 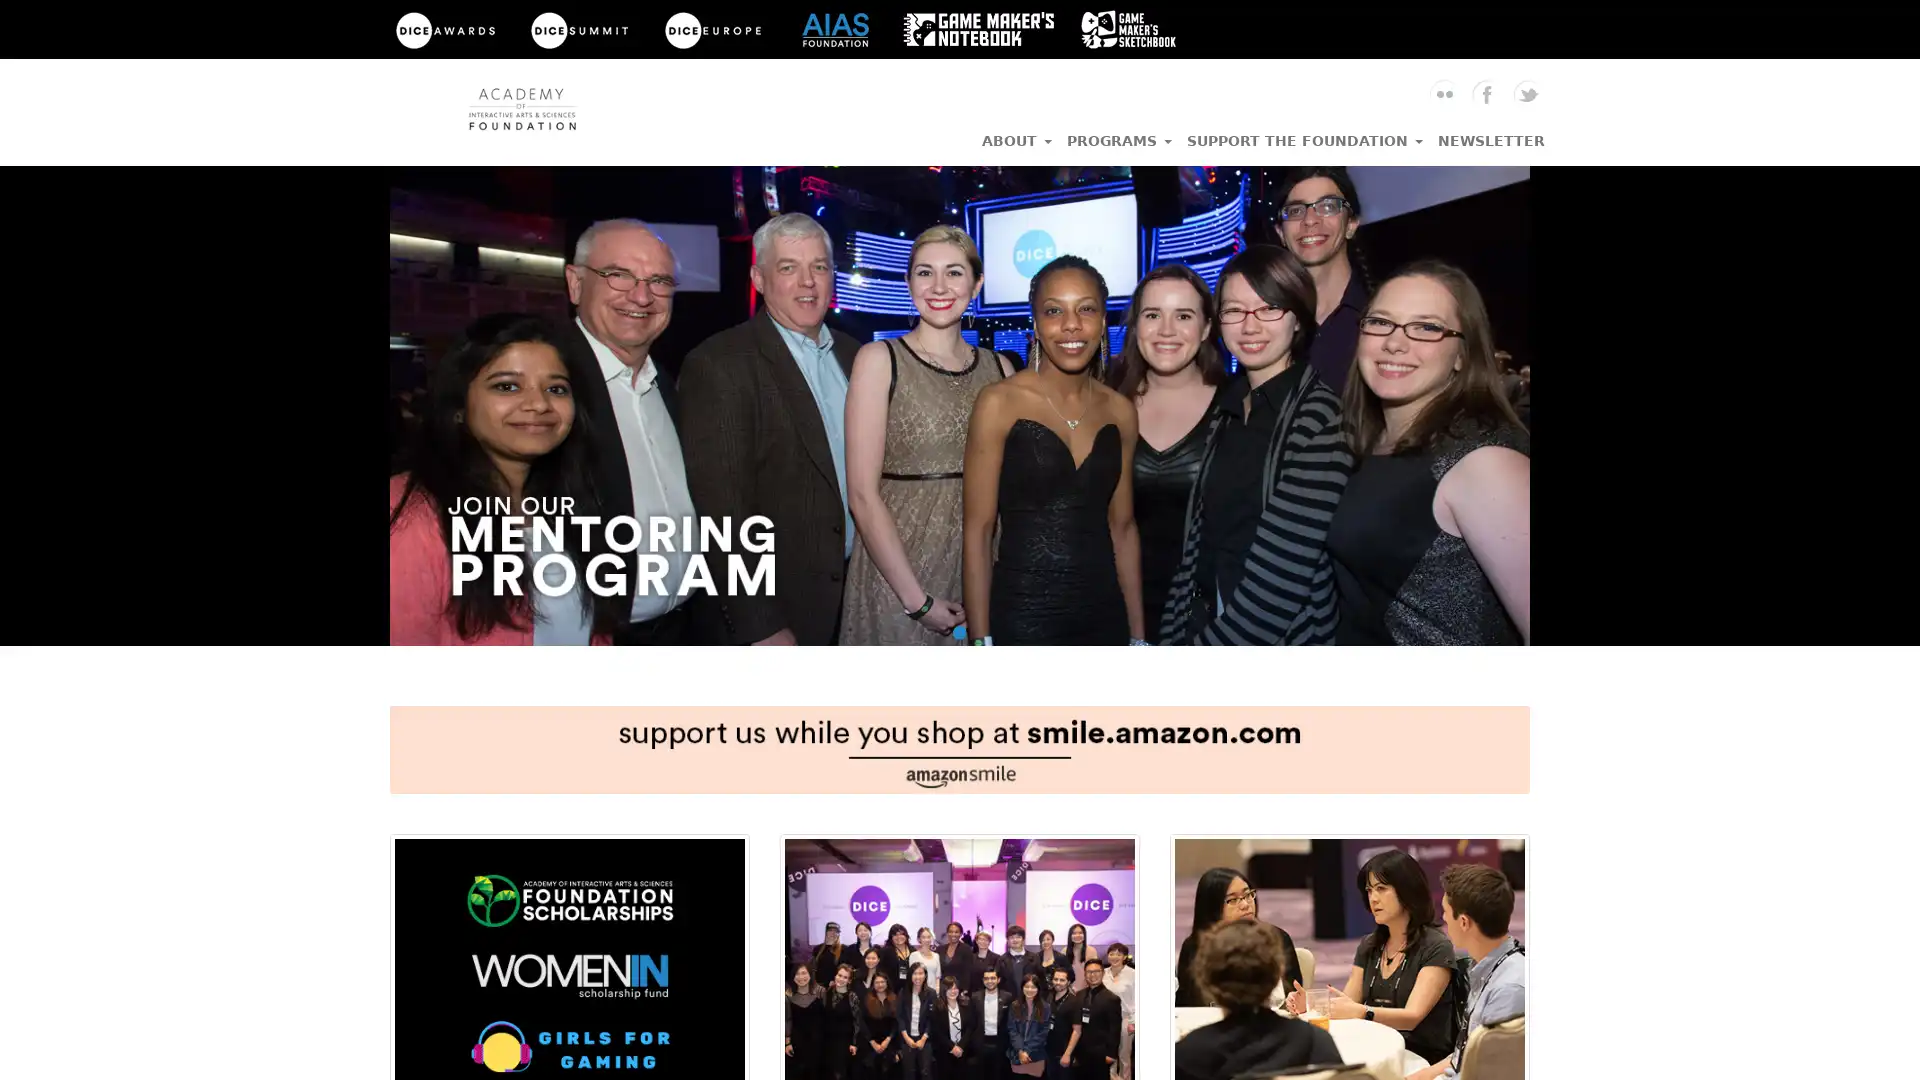 I want to click on PROGRAMS, so click(x=1118, y=140).